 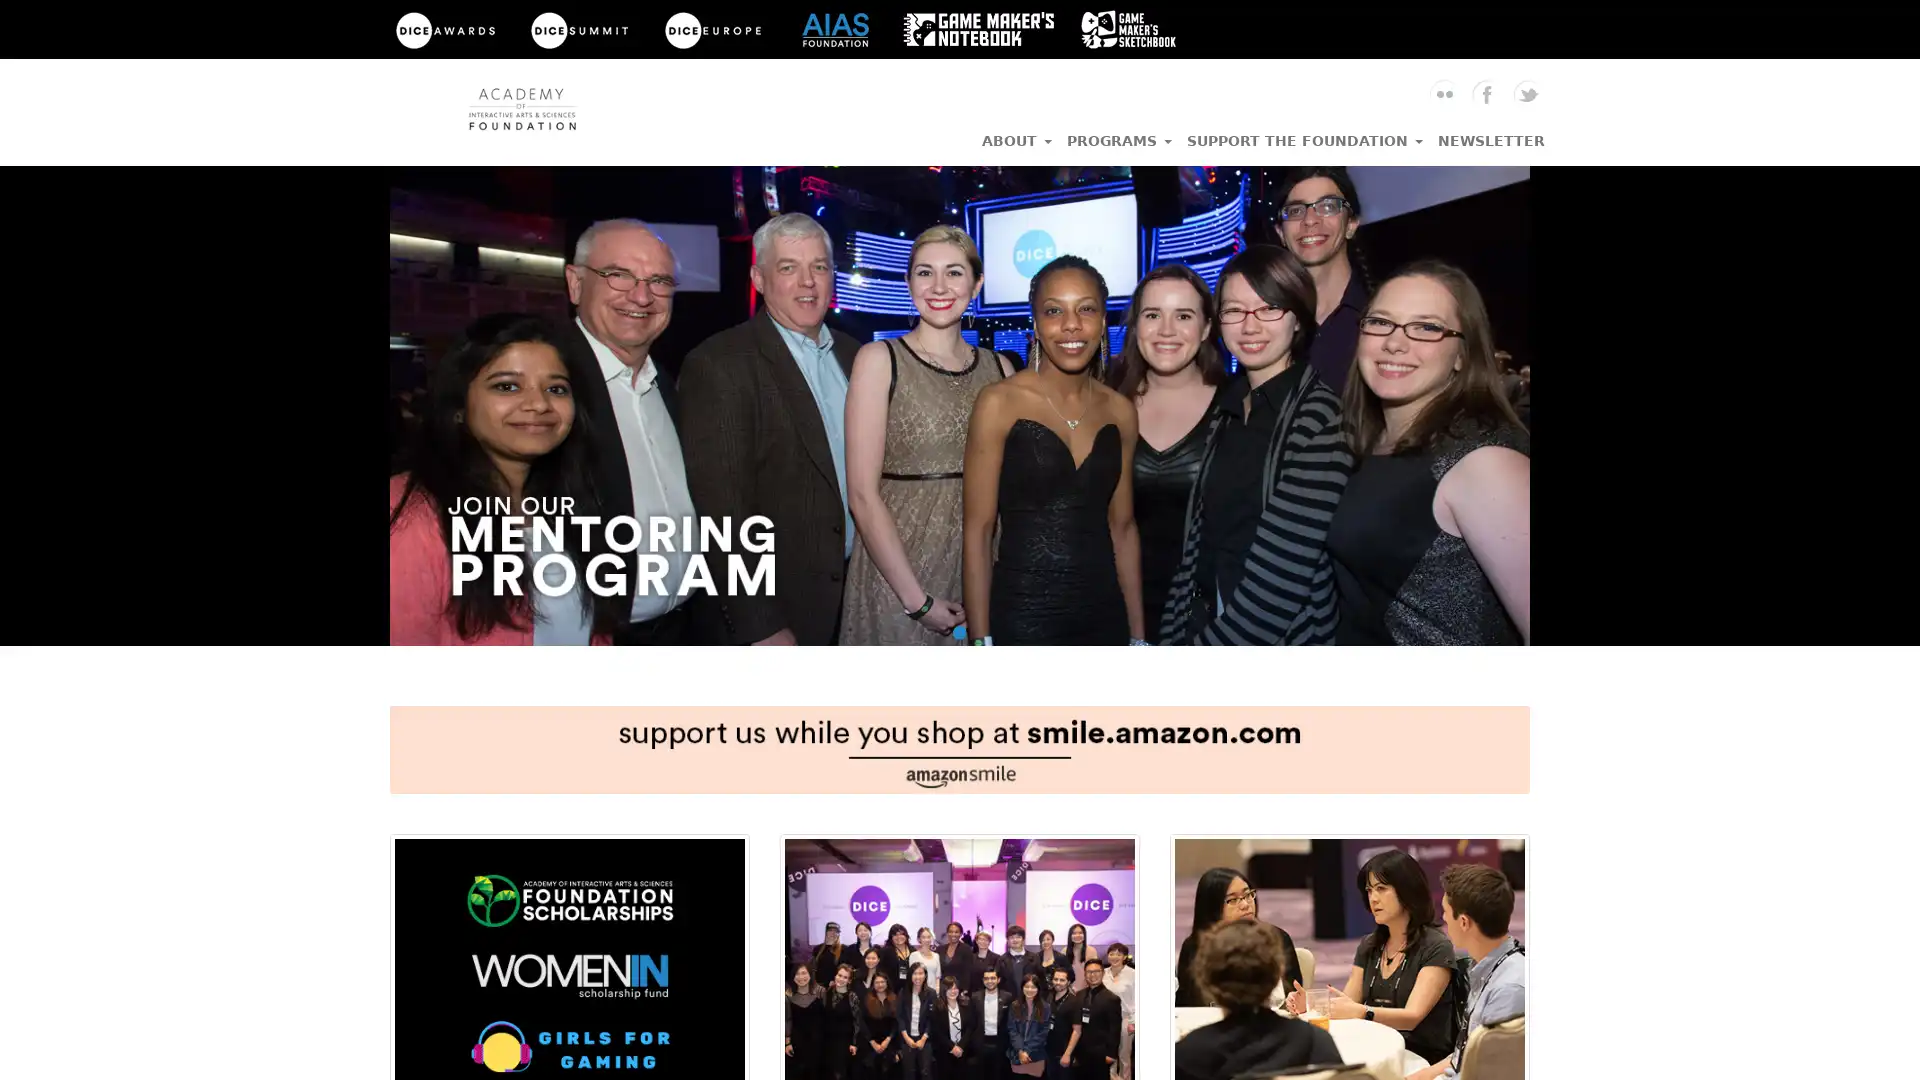 I want to click on PROGRAMS, so click(x=1118, y=140).